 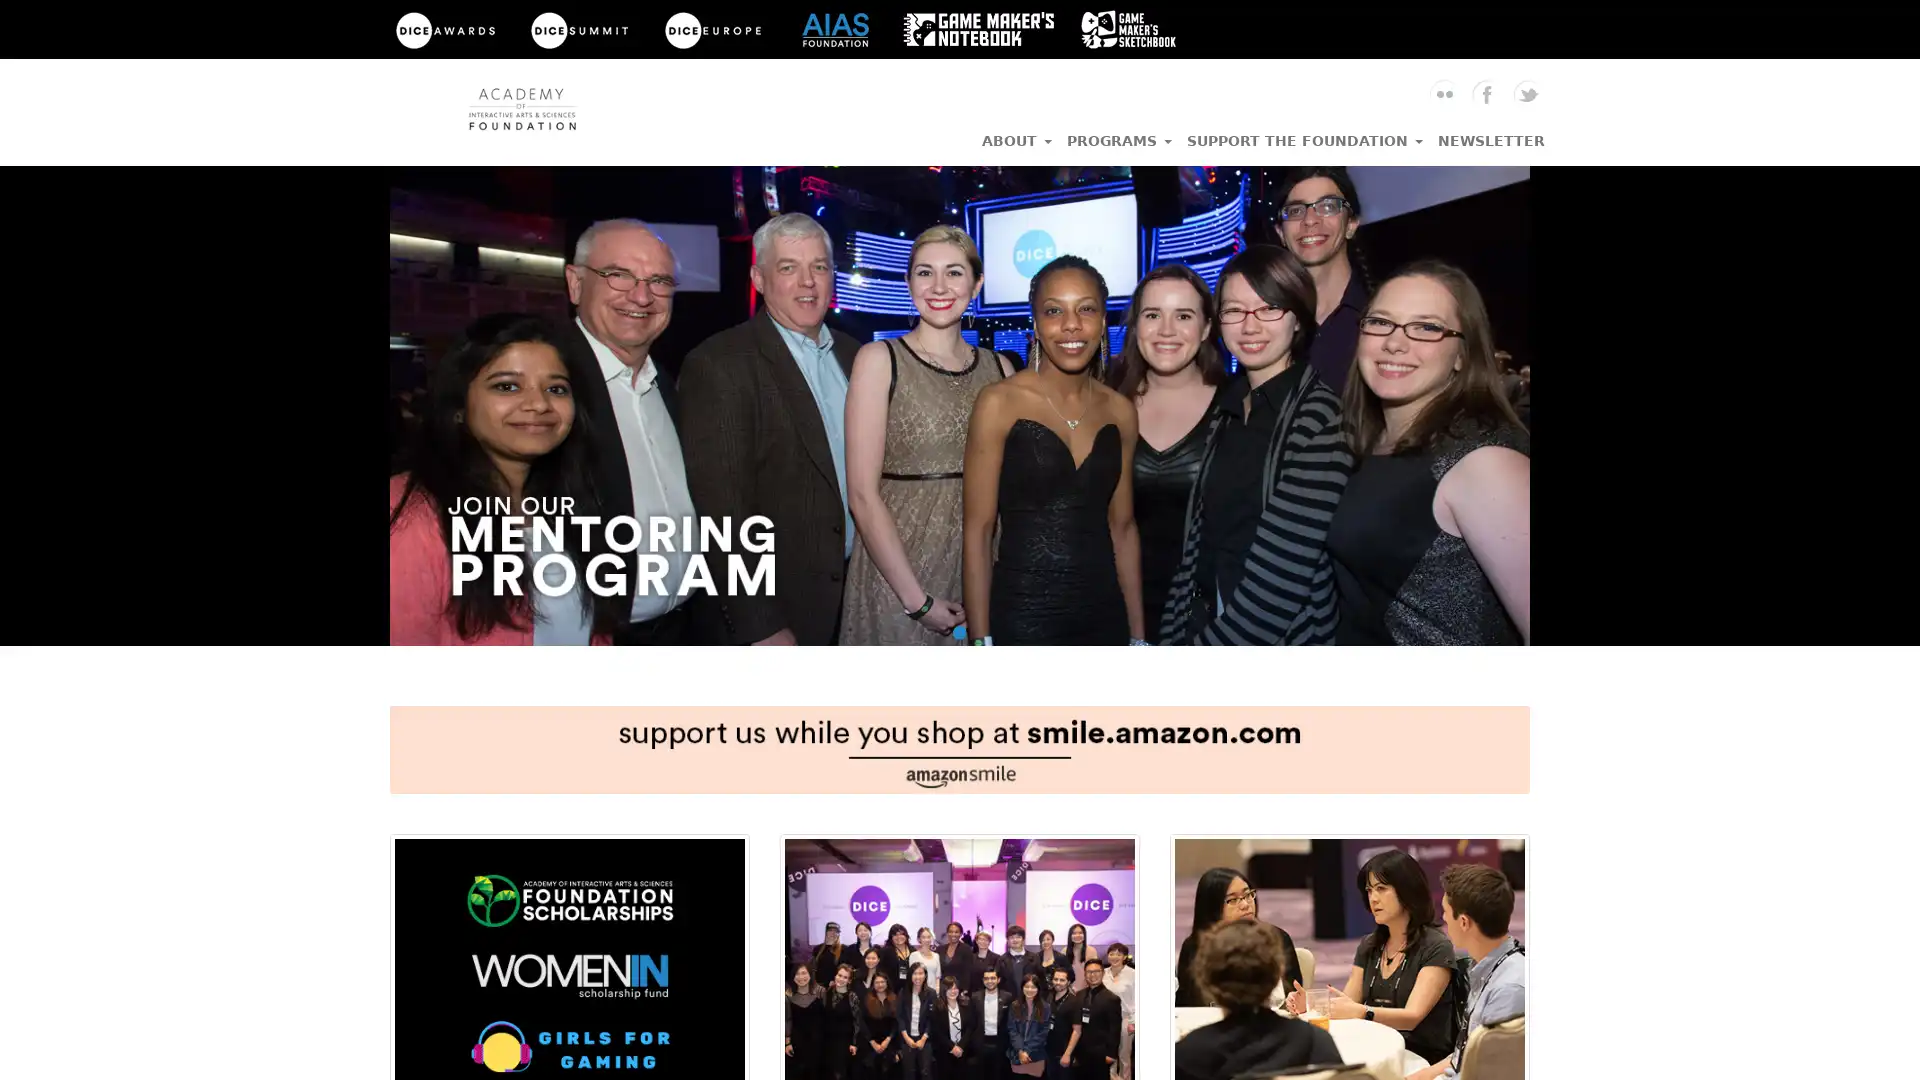 I want to click on PROGRAMS, so click(x=1118, y=140).